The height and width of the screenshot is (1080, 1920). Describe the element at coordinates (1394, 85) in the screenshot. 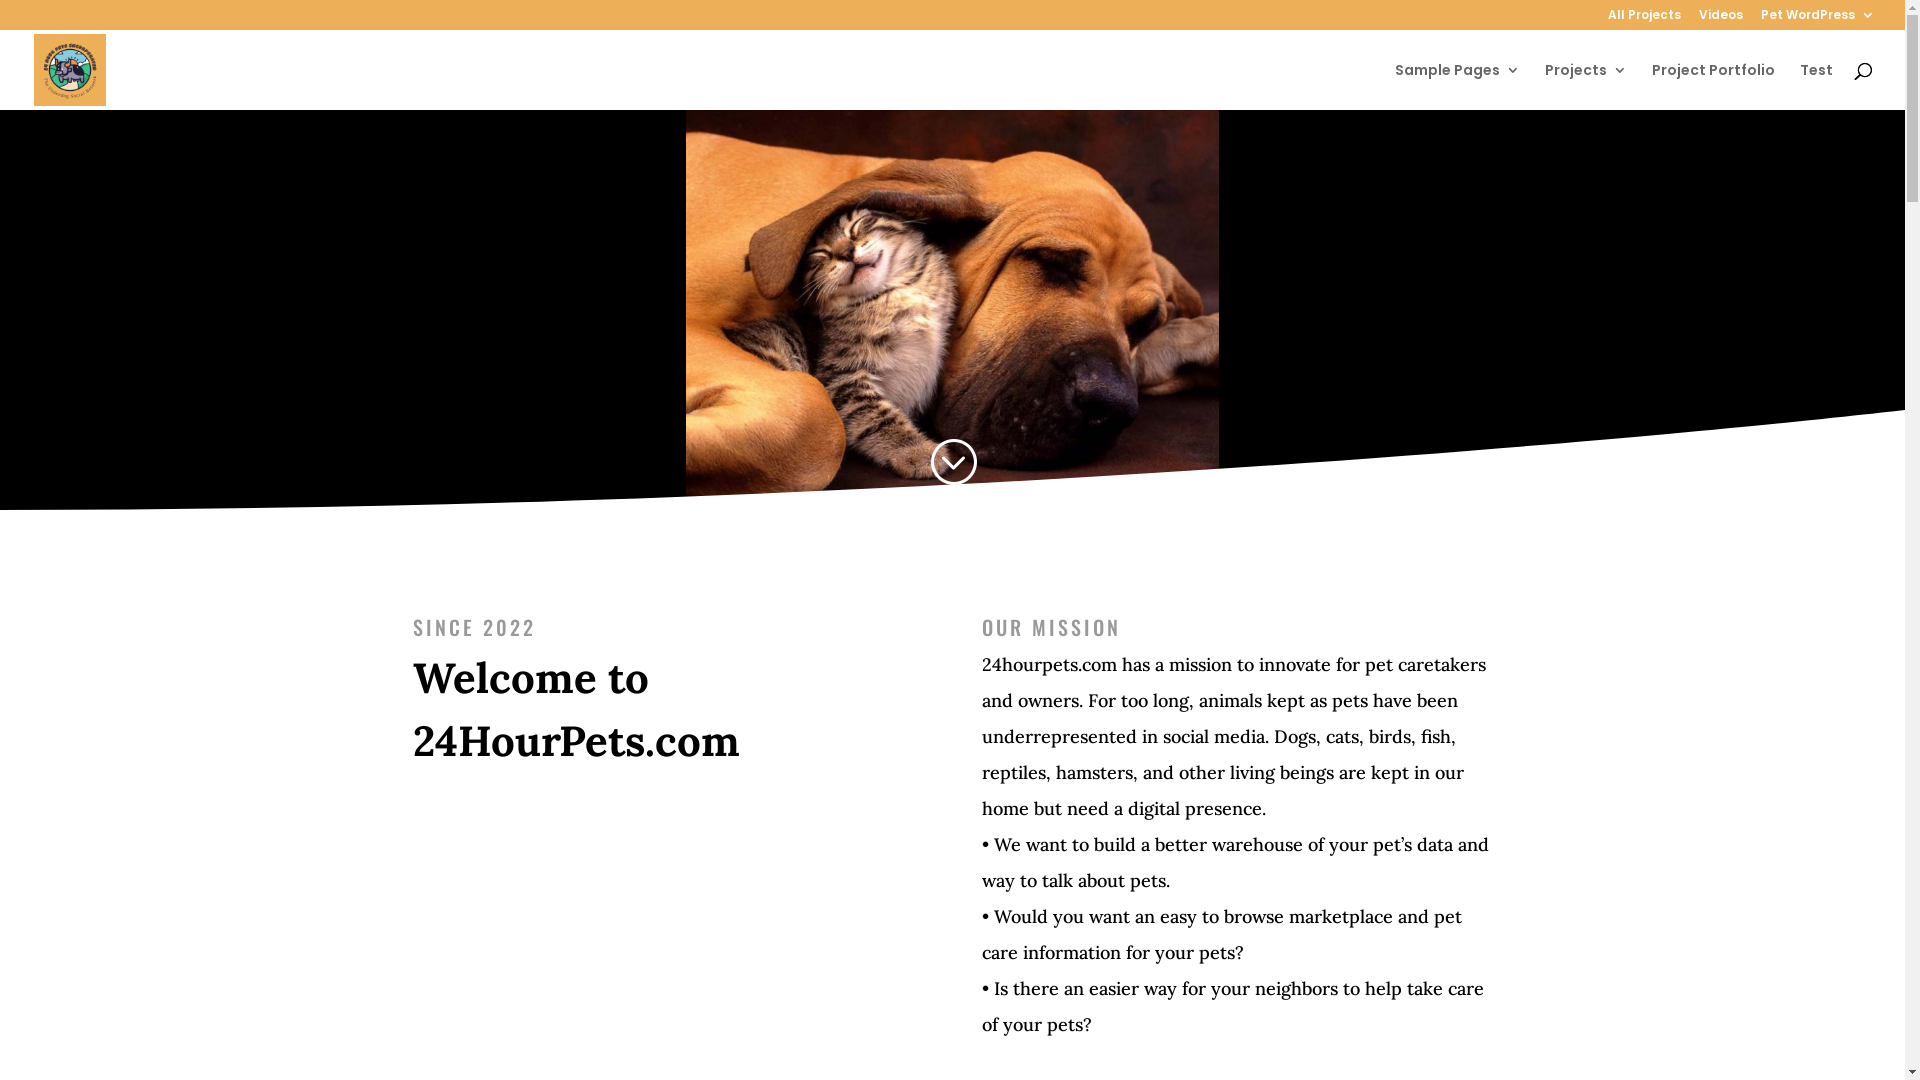

I see `'Sample Pages'` at that location.